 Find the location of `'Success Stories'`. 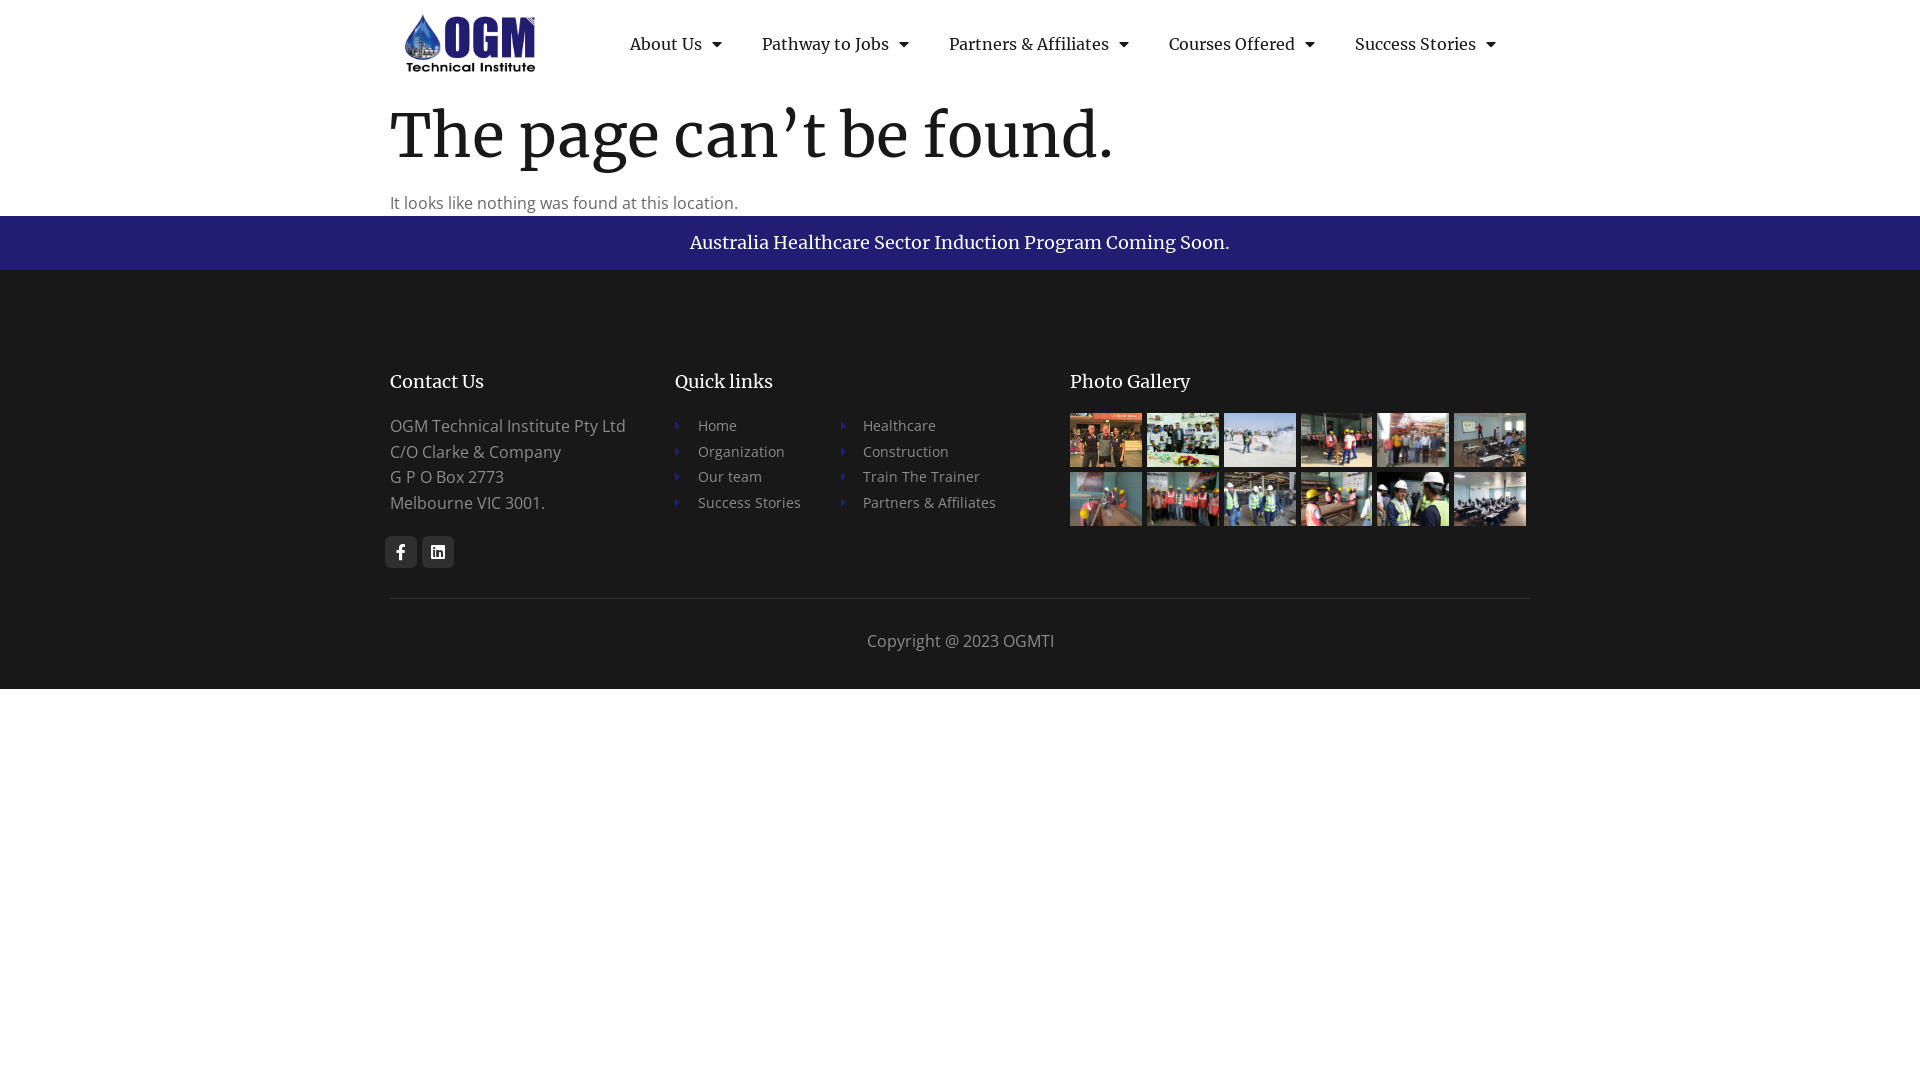

'Success Stories' is located at coordinates (1334, 44).